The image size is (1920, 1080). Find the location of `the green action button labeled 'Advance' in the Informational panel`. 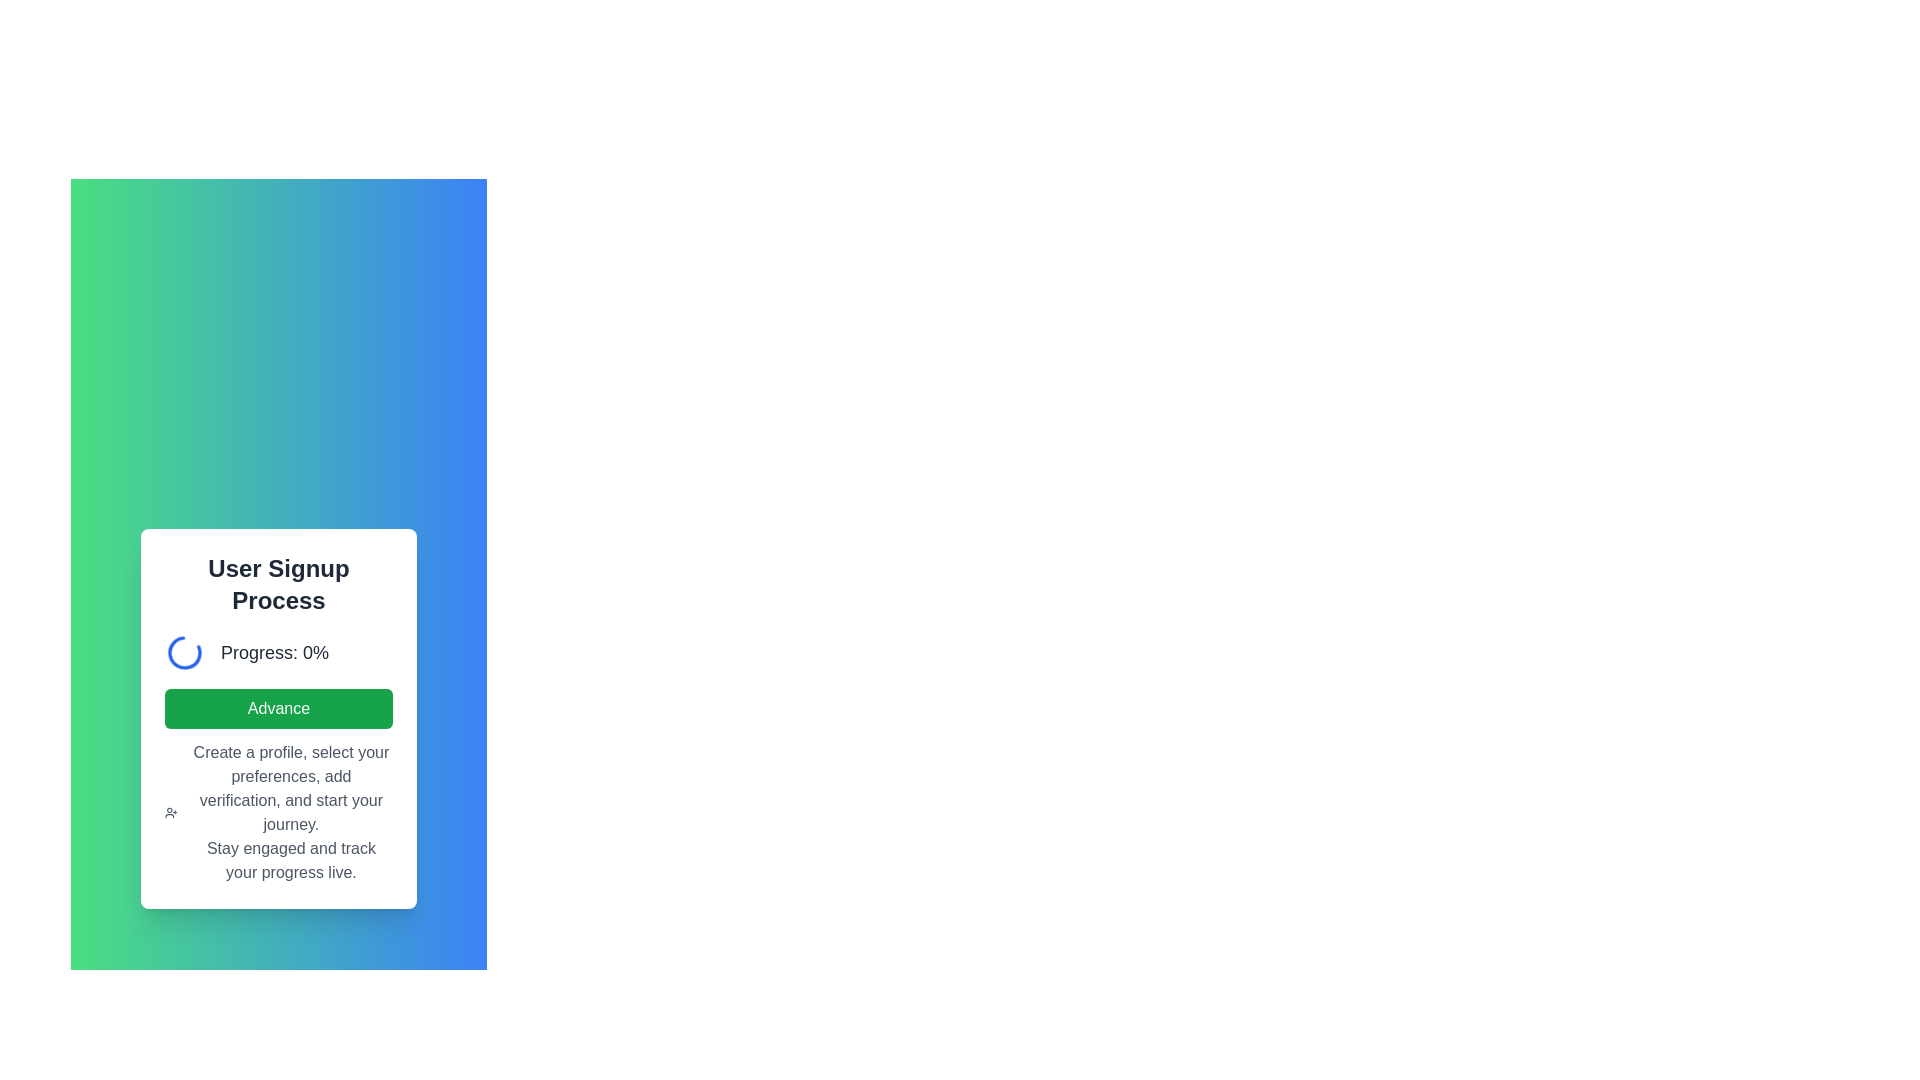

the green action button labeled 'Advance' in the Informational panel is located at coordinates (277, 717).